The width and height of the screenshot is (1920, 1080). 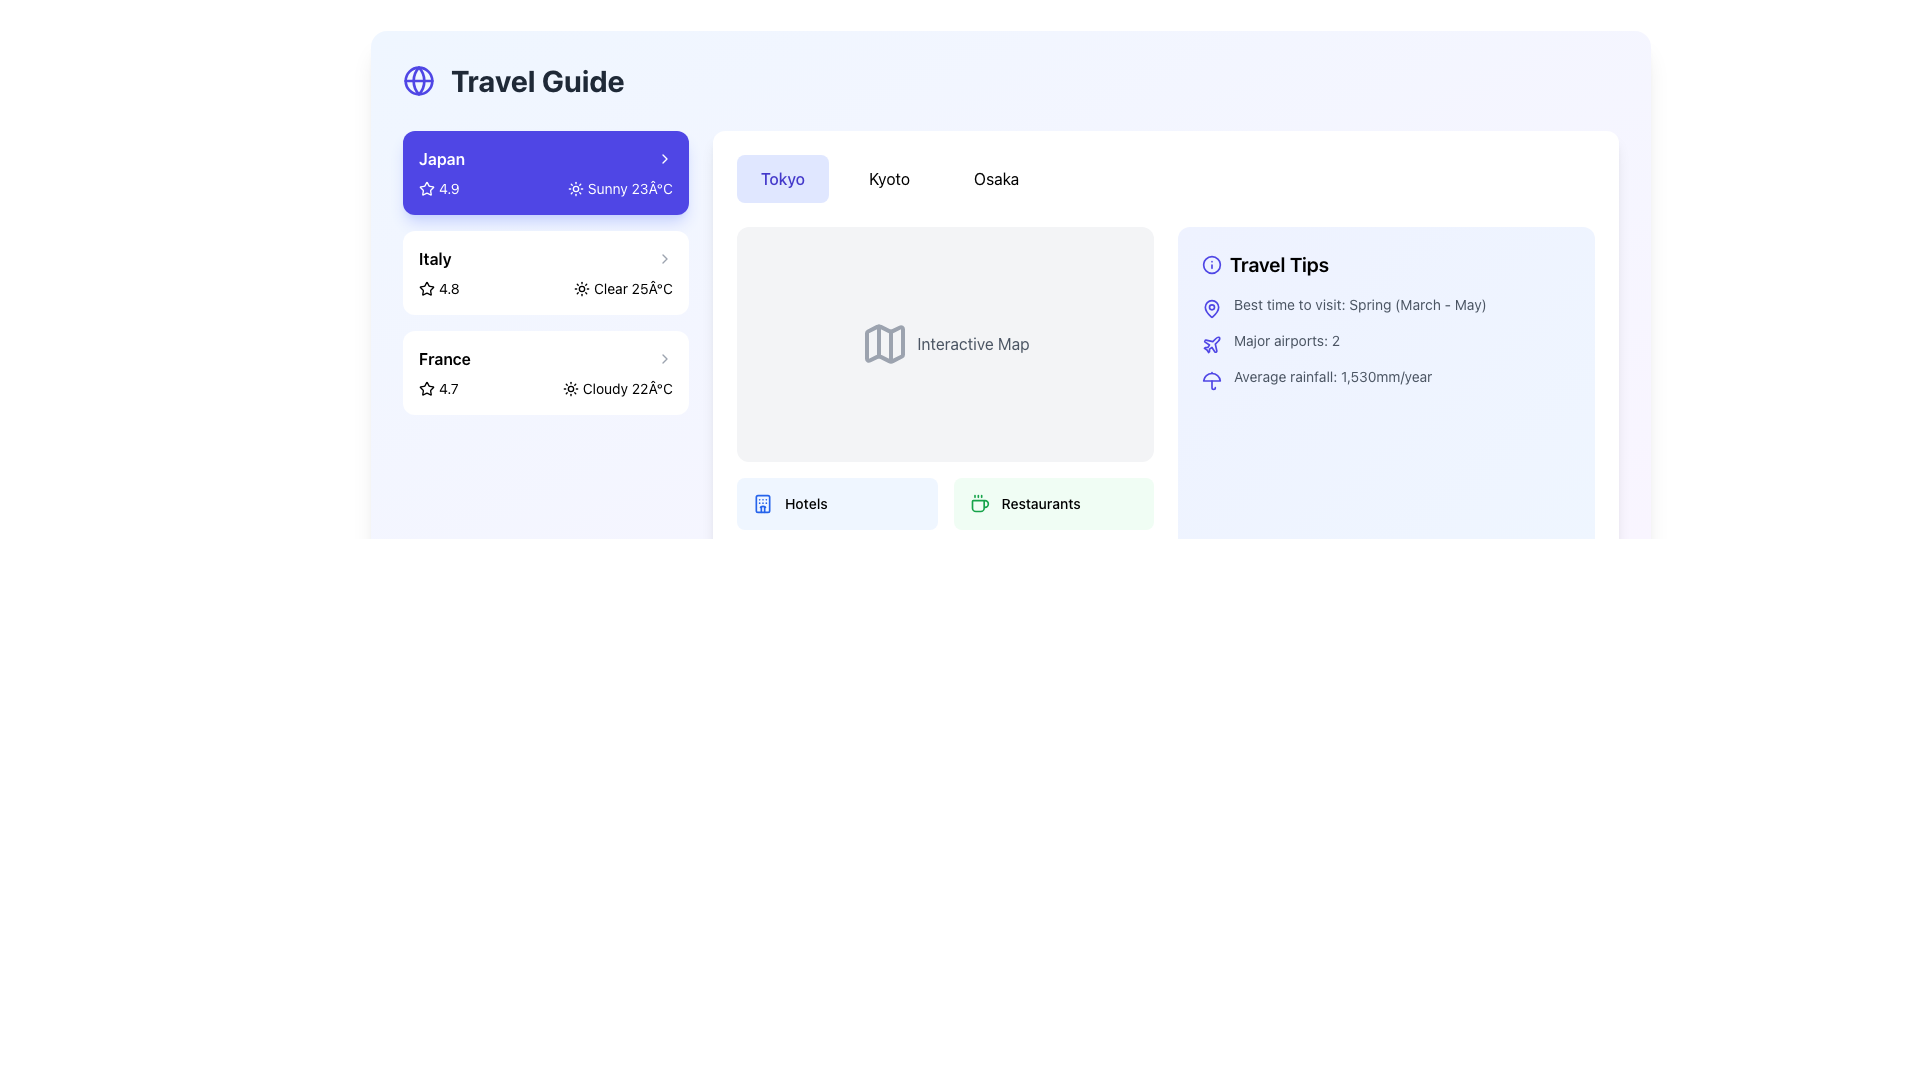 I want to click on the star icon representing a rating for 'Japan', which is located to the left of the text '4.9' in the rating system, so click(x=426, y=189).